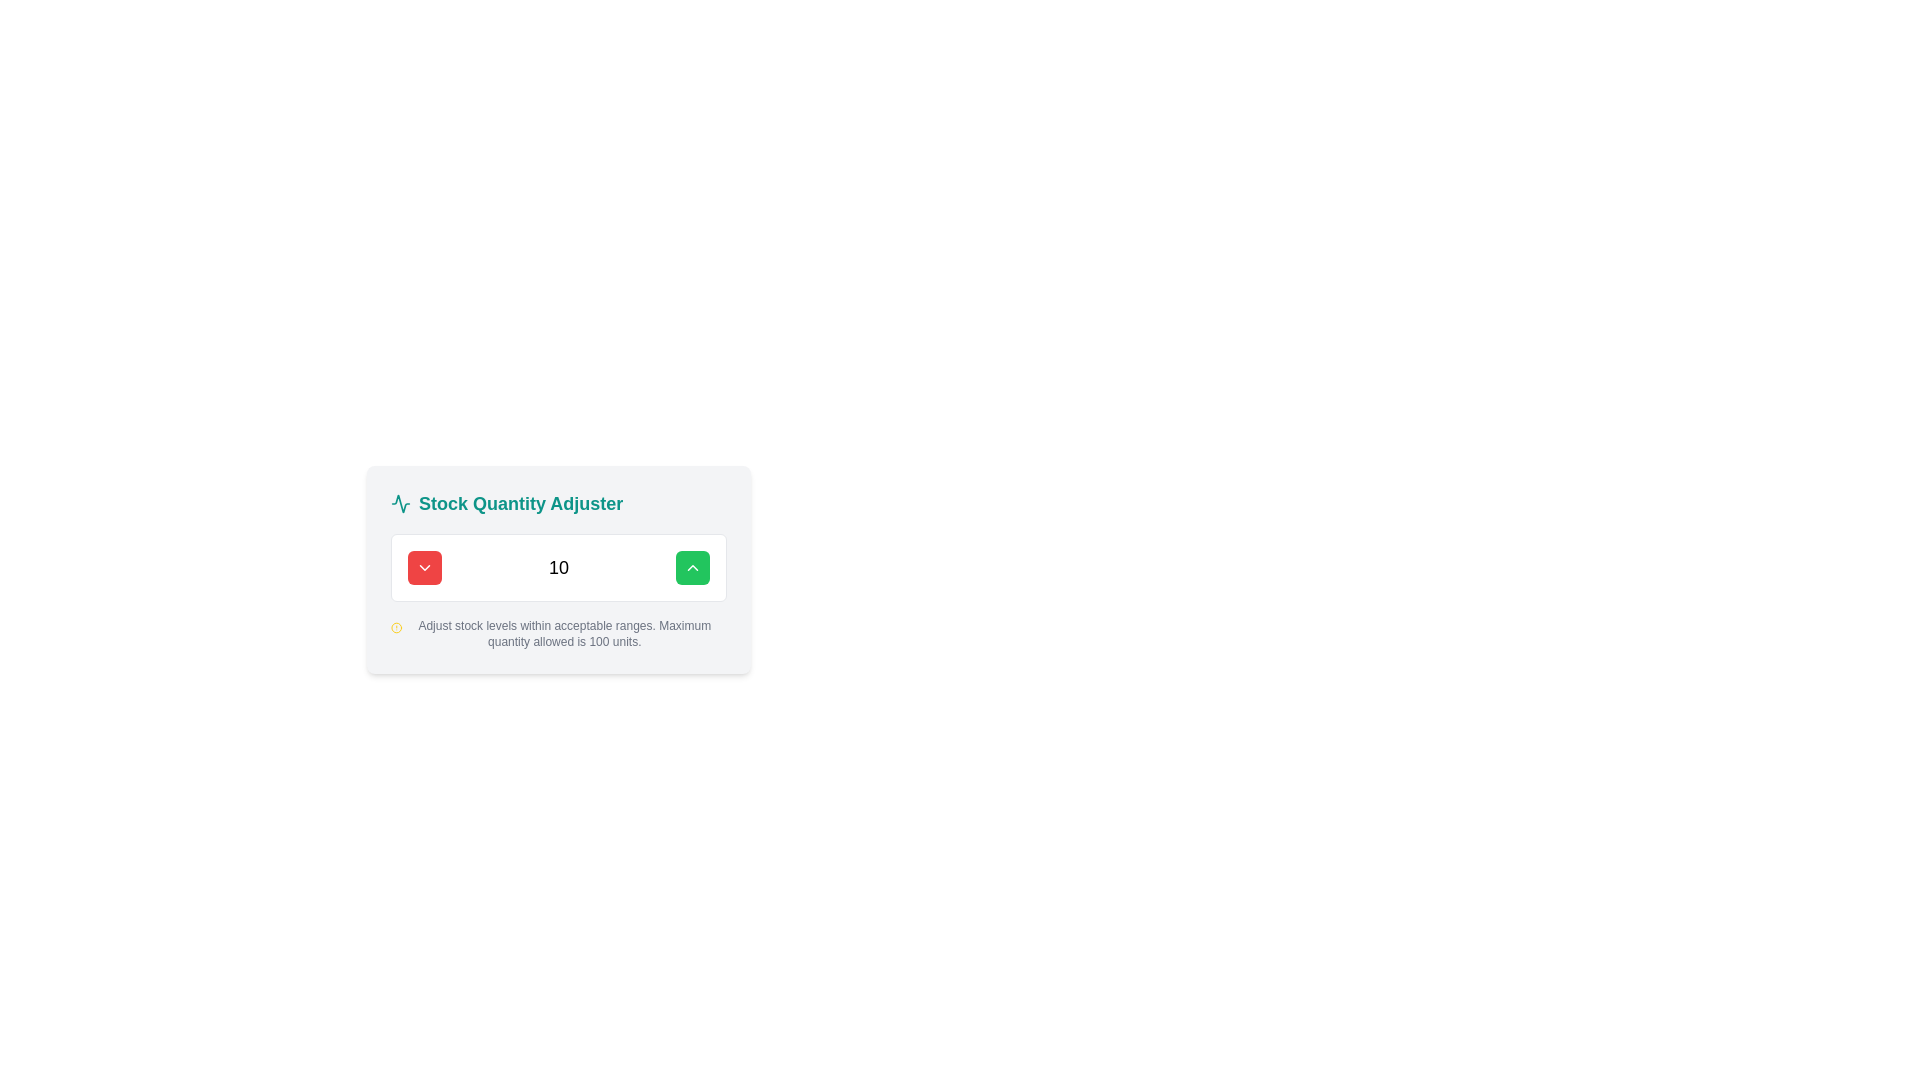 This screenshot has width=1920, height=1080. I want to click on the downward-facing chevron icon located centrally within the red rounded rectangular button to initiate a decrement action, so click(424, 567).